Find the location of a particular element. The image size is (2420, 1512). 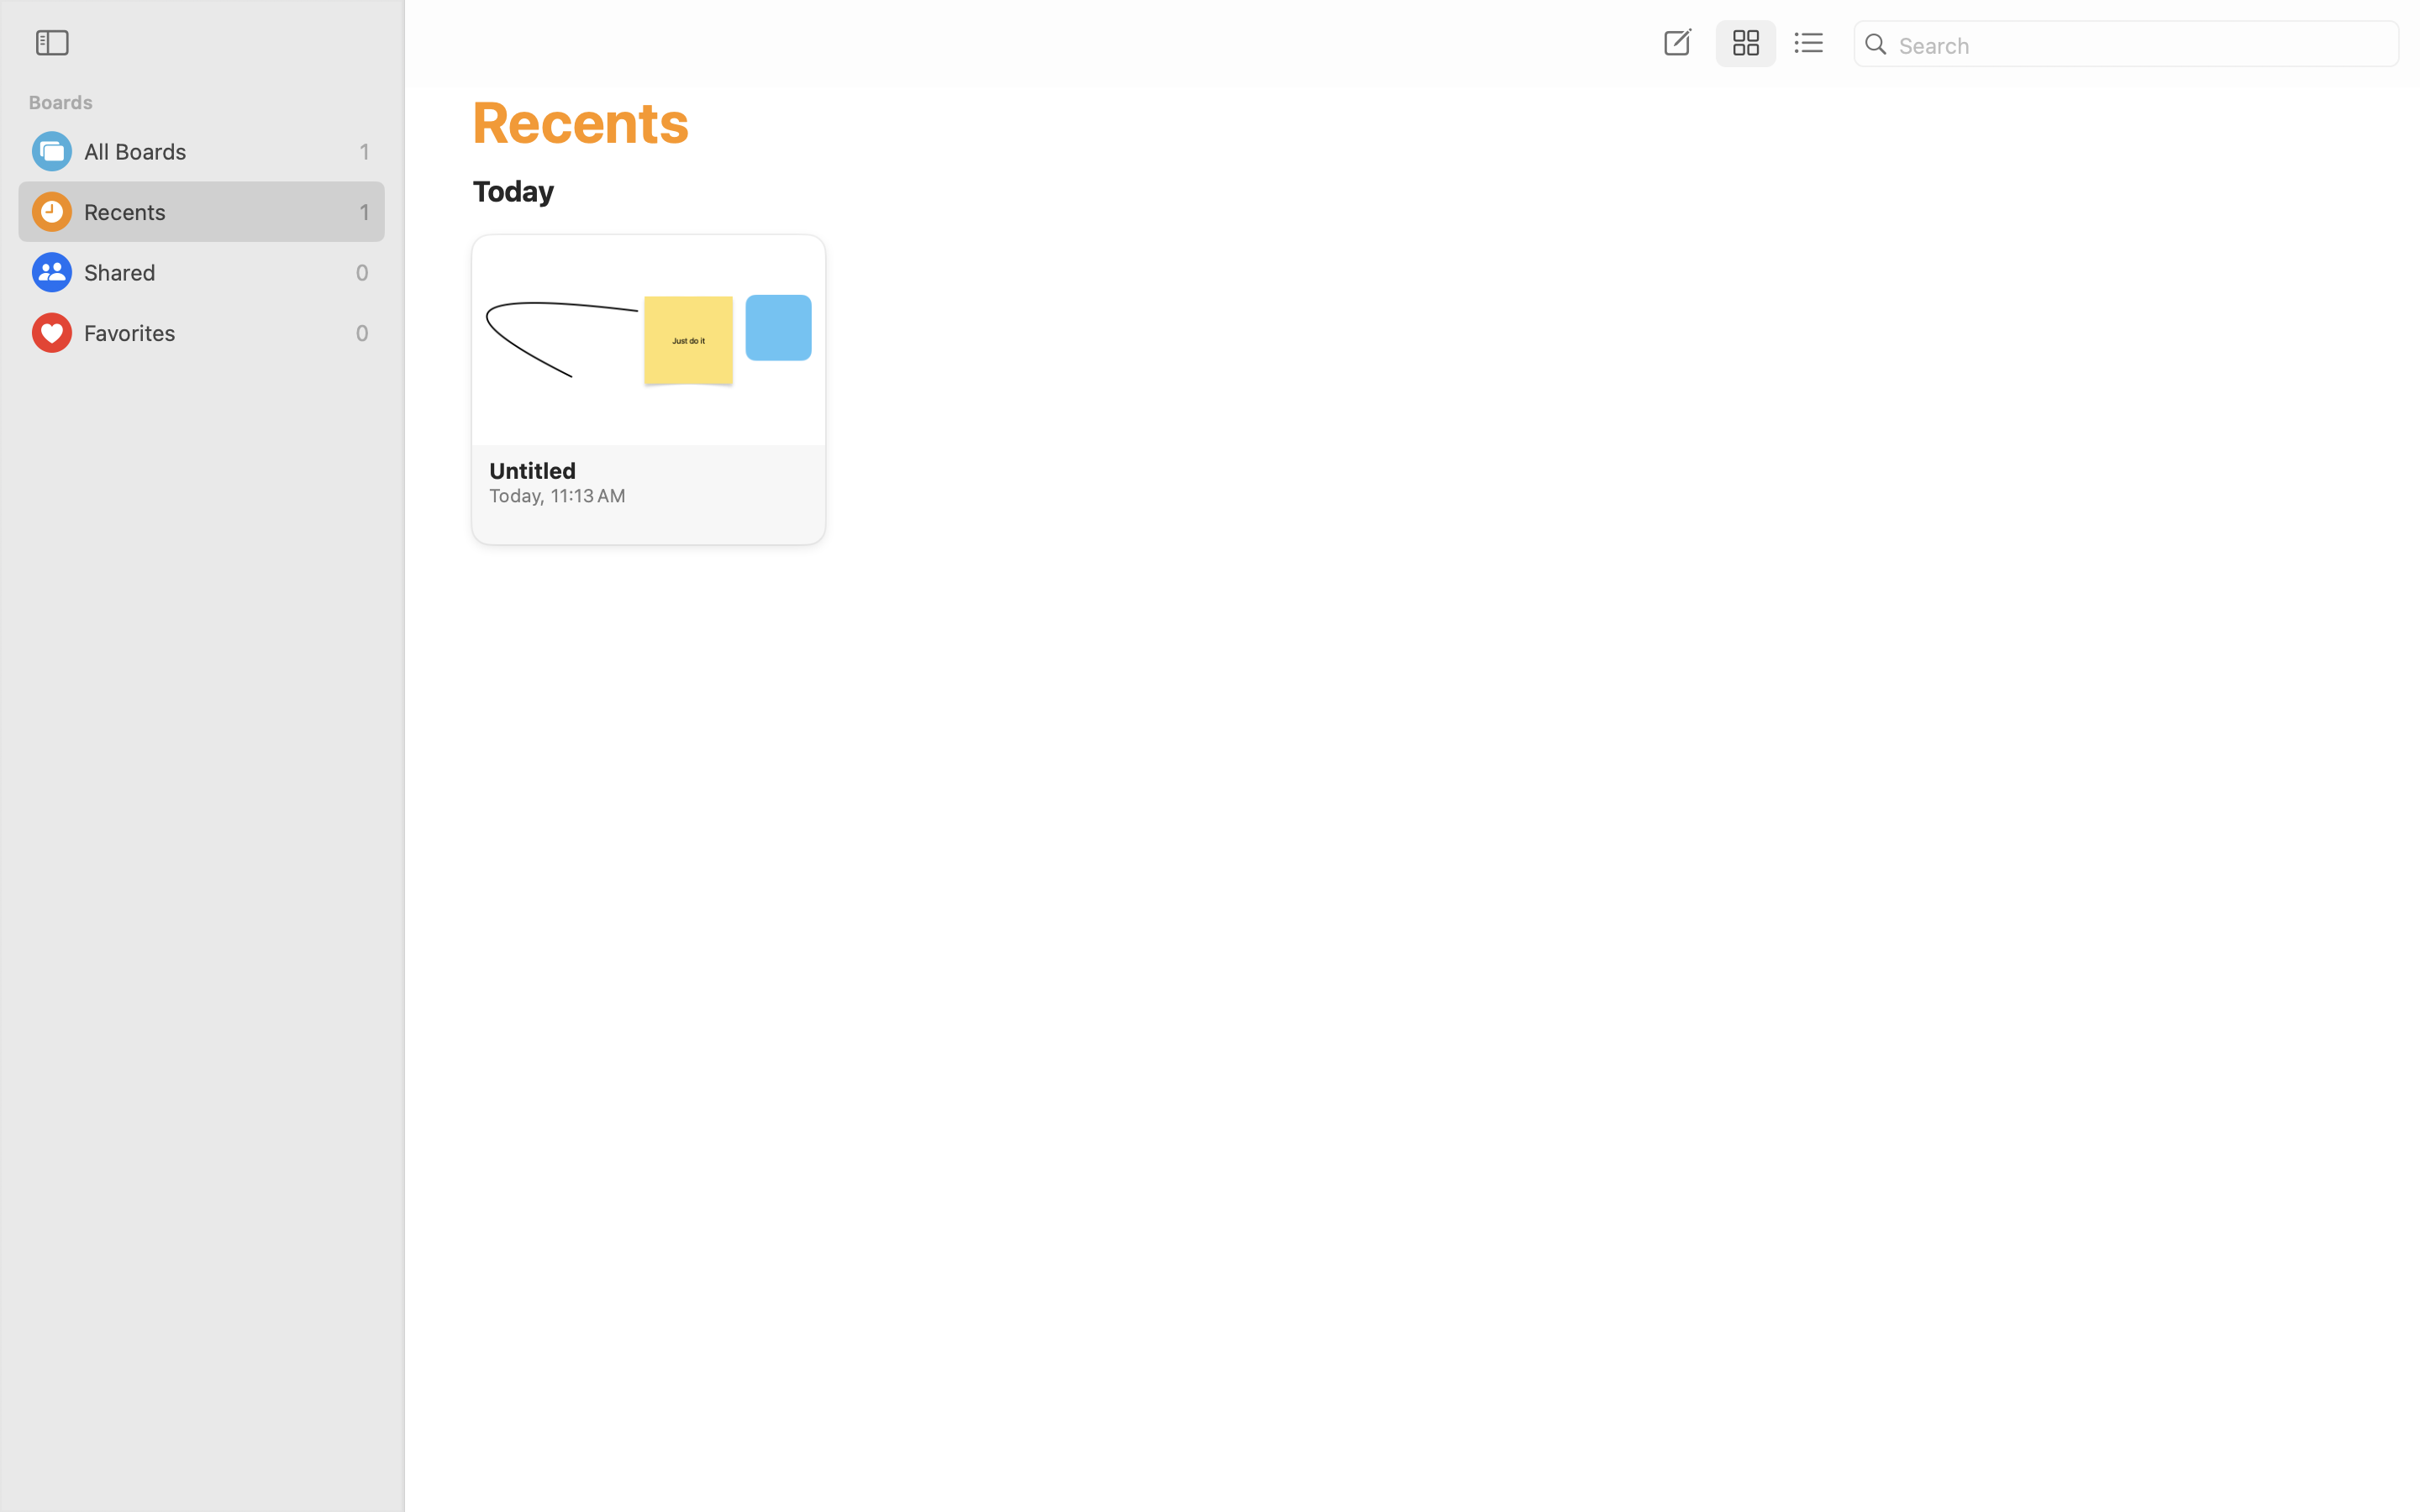

'Recents' is located at coordinates (217, 211).